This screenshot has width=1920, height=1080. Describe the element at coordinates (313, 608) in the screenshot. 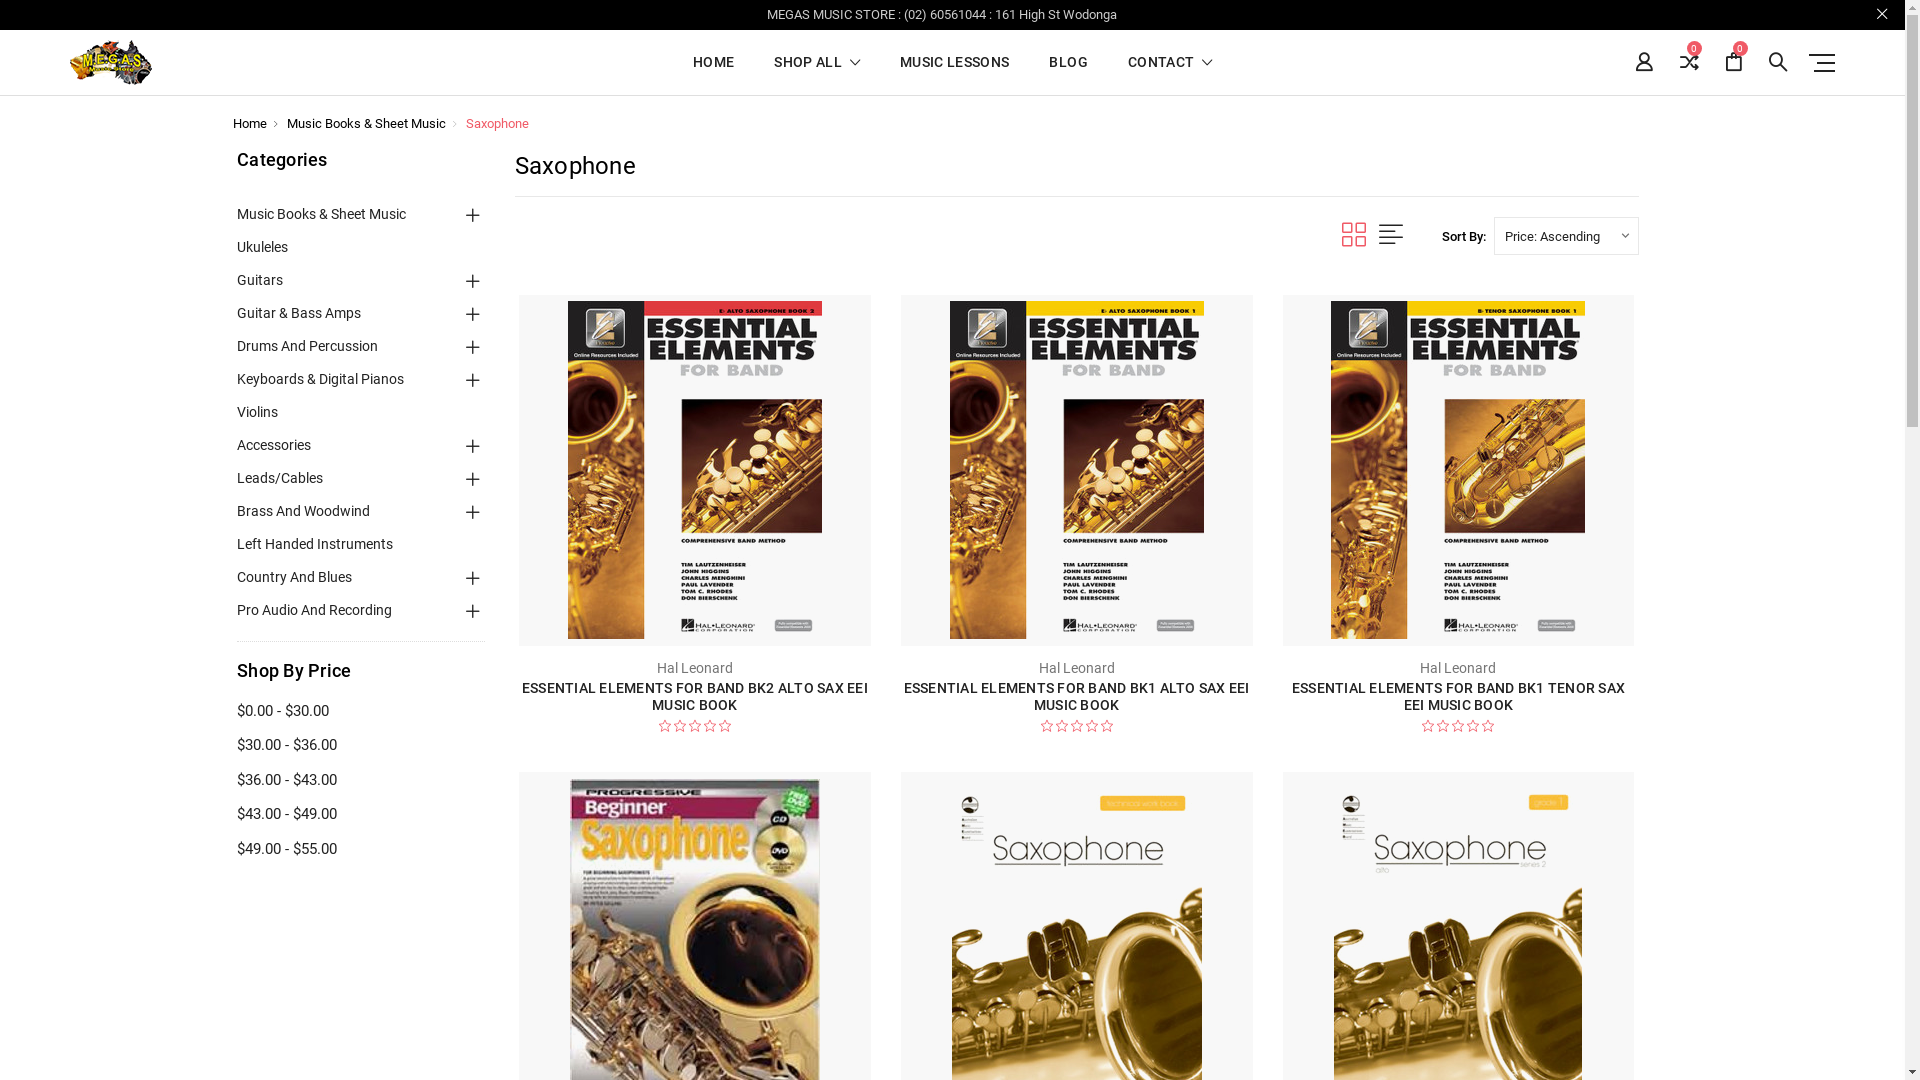

I see `'Pro Audio And Recording'` at that location.